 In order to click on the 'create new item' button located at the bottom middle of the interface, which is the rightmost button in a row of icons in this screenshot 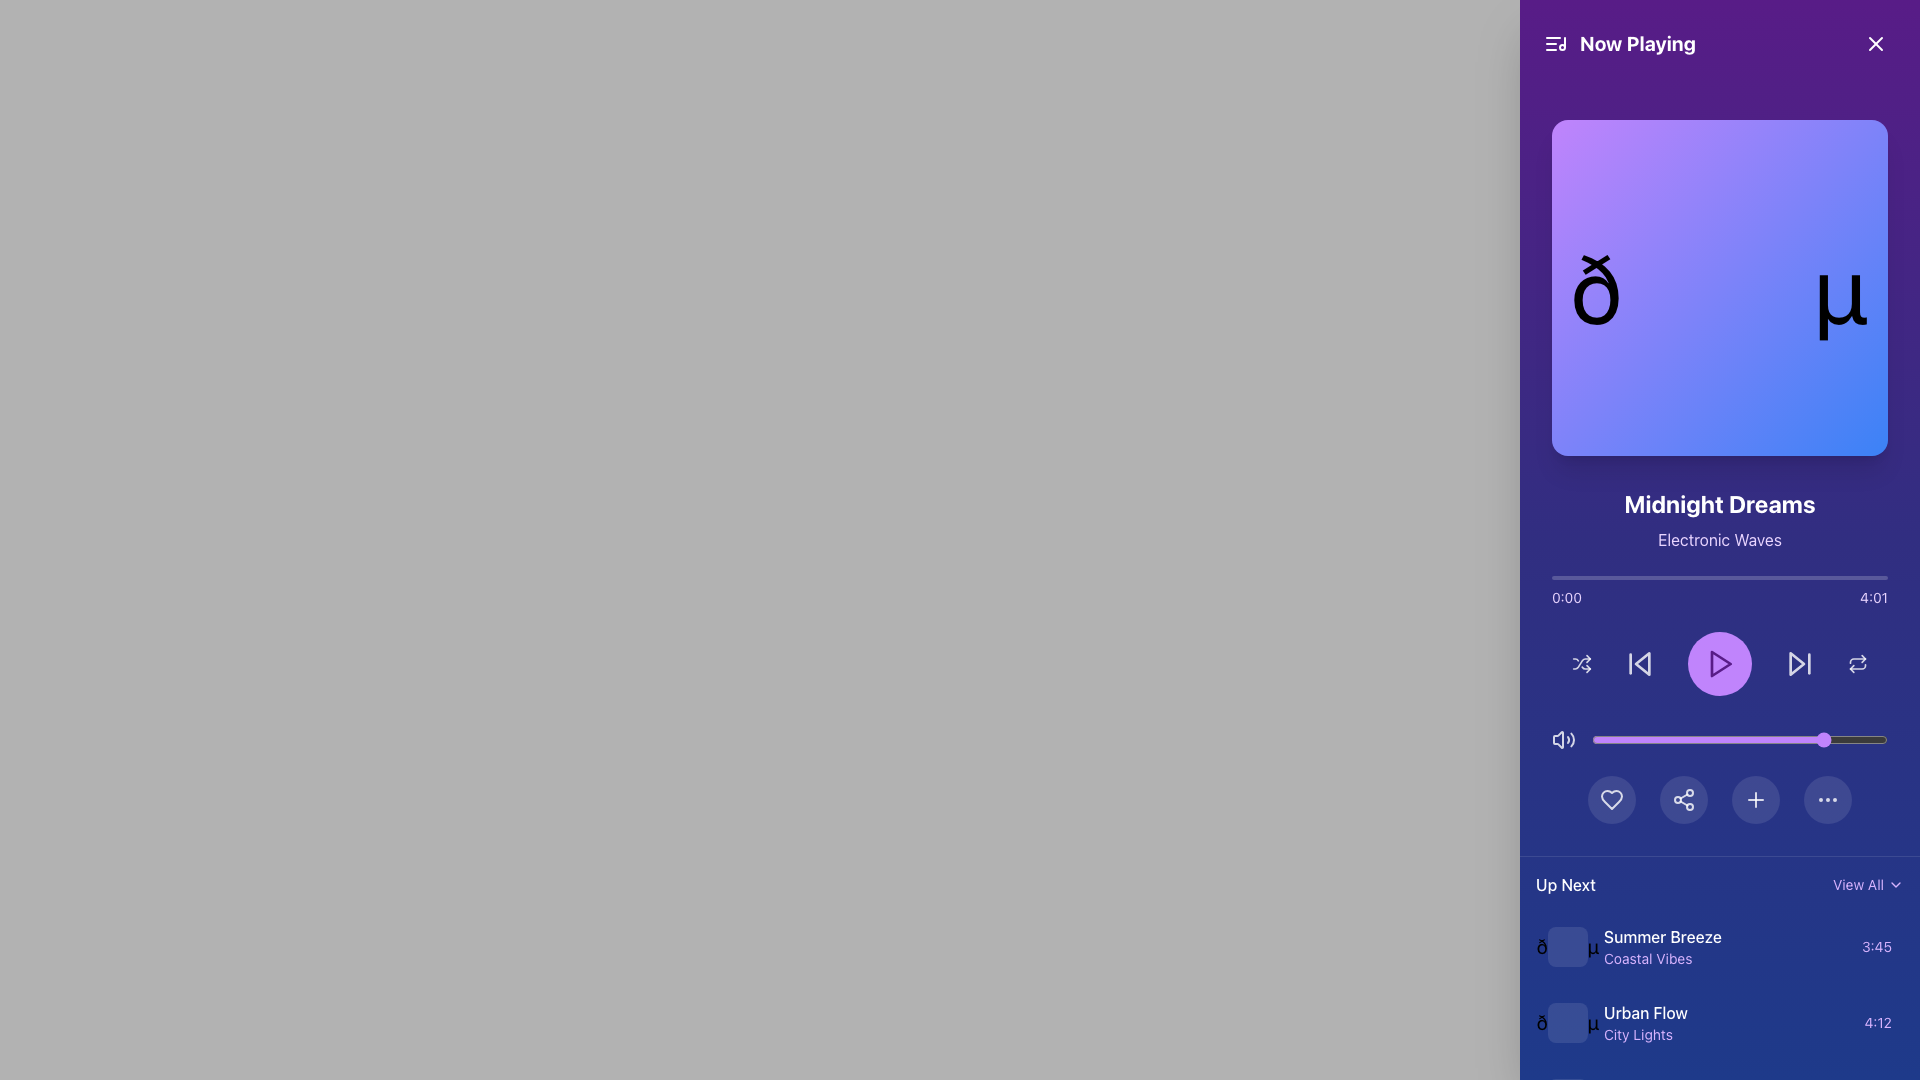, I will do `click(1755, 798)`.